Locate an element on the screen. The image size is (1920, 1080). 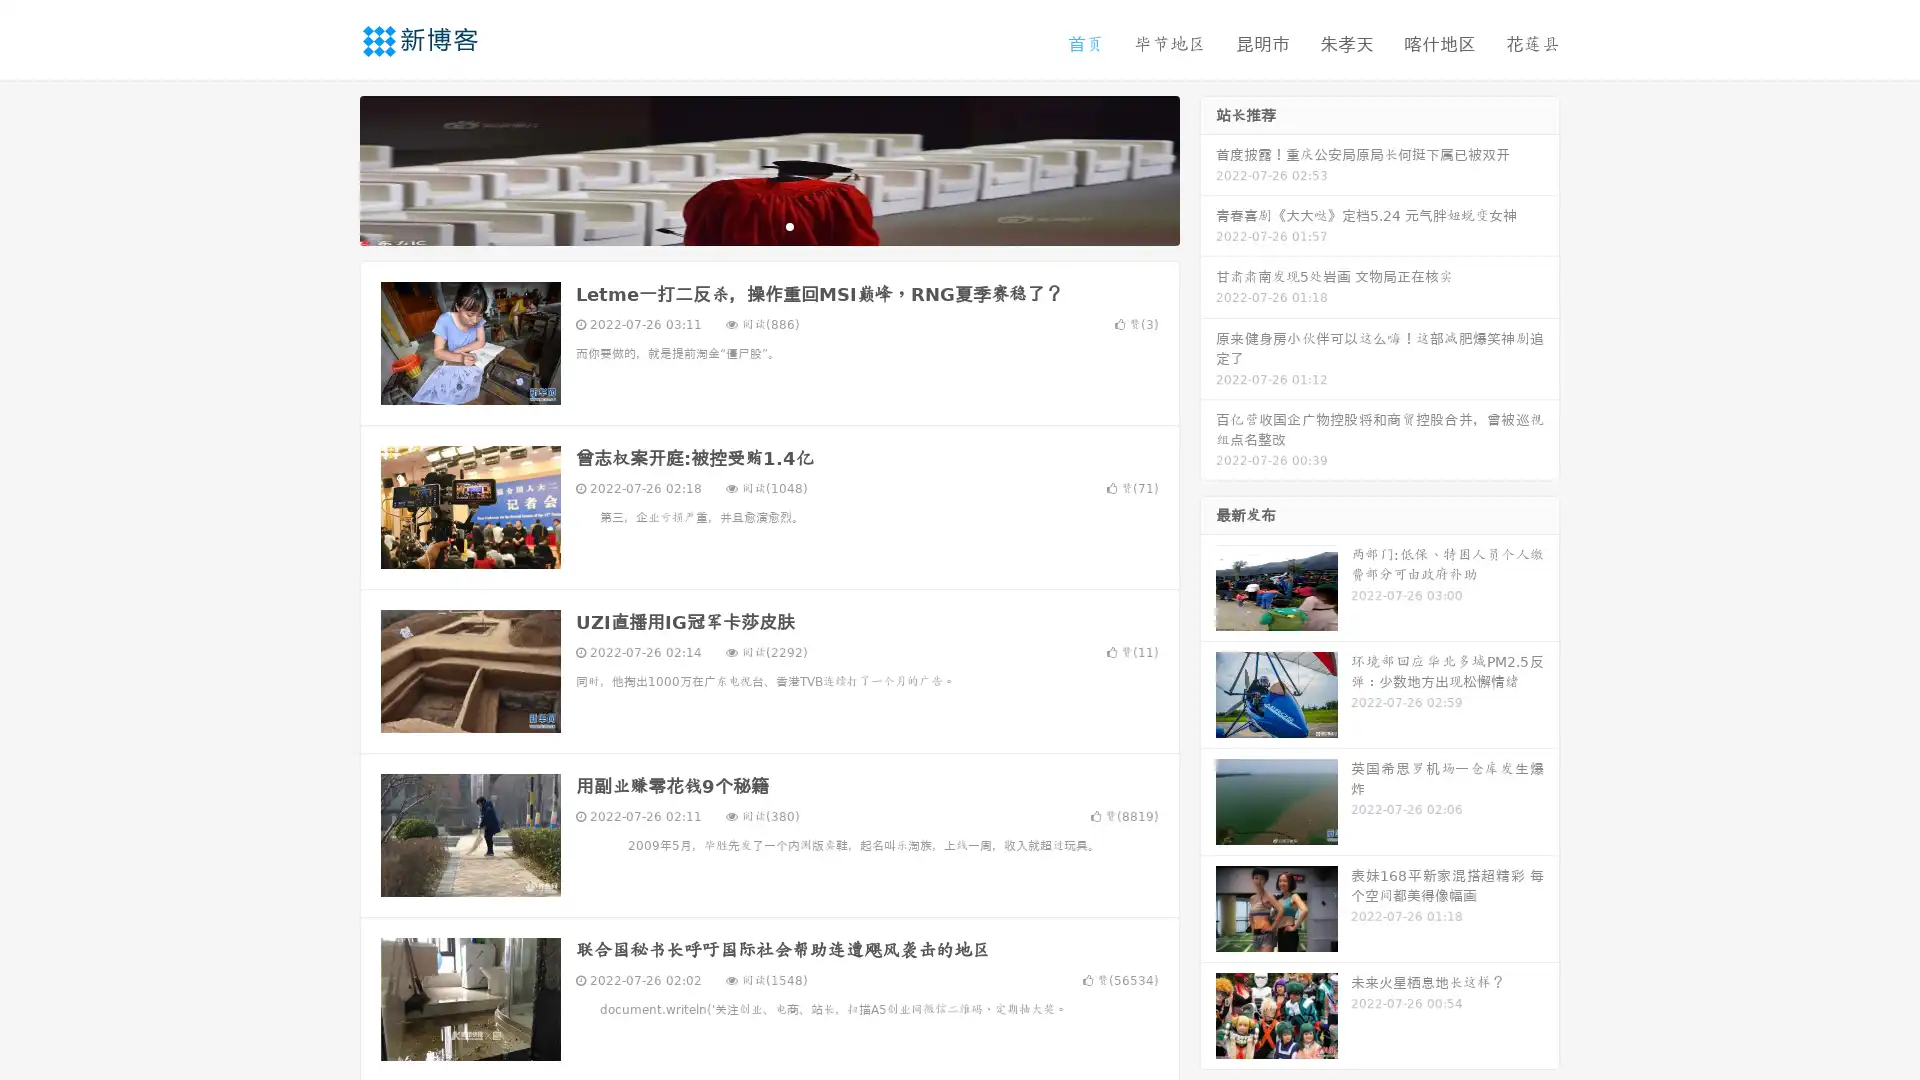
Go to slide 1 is located at coordinates (748, 225).